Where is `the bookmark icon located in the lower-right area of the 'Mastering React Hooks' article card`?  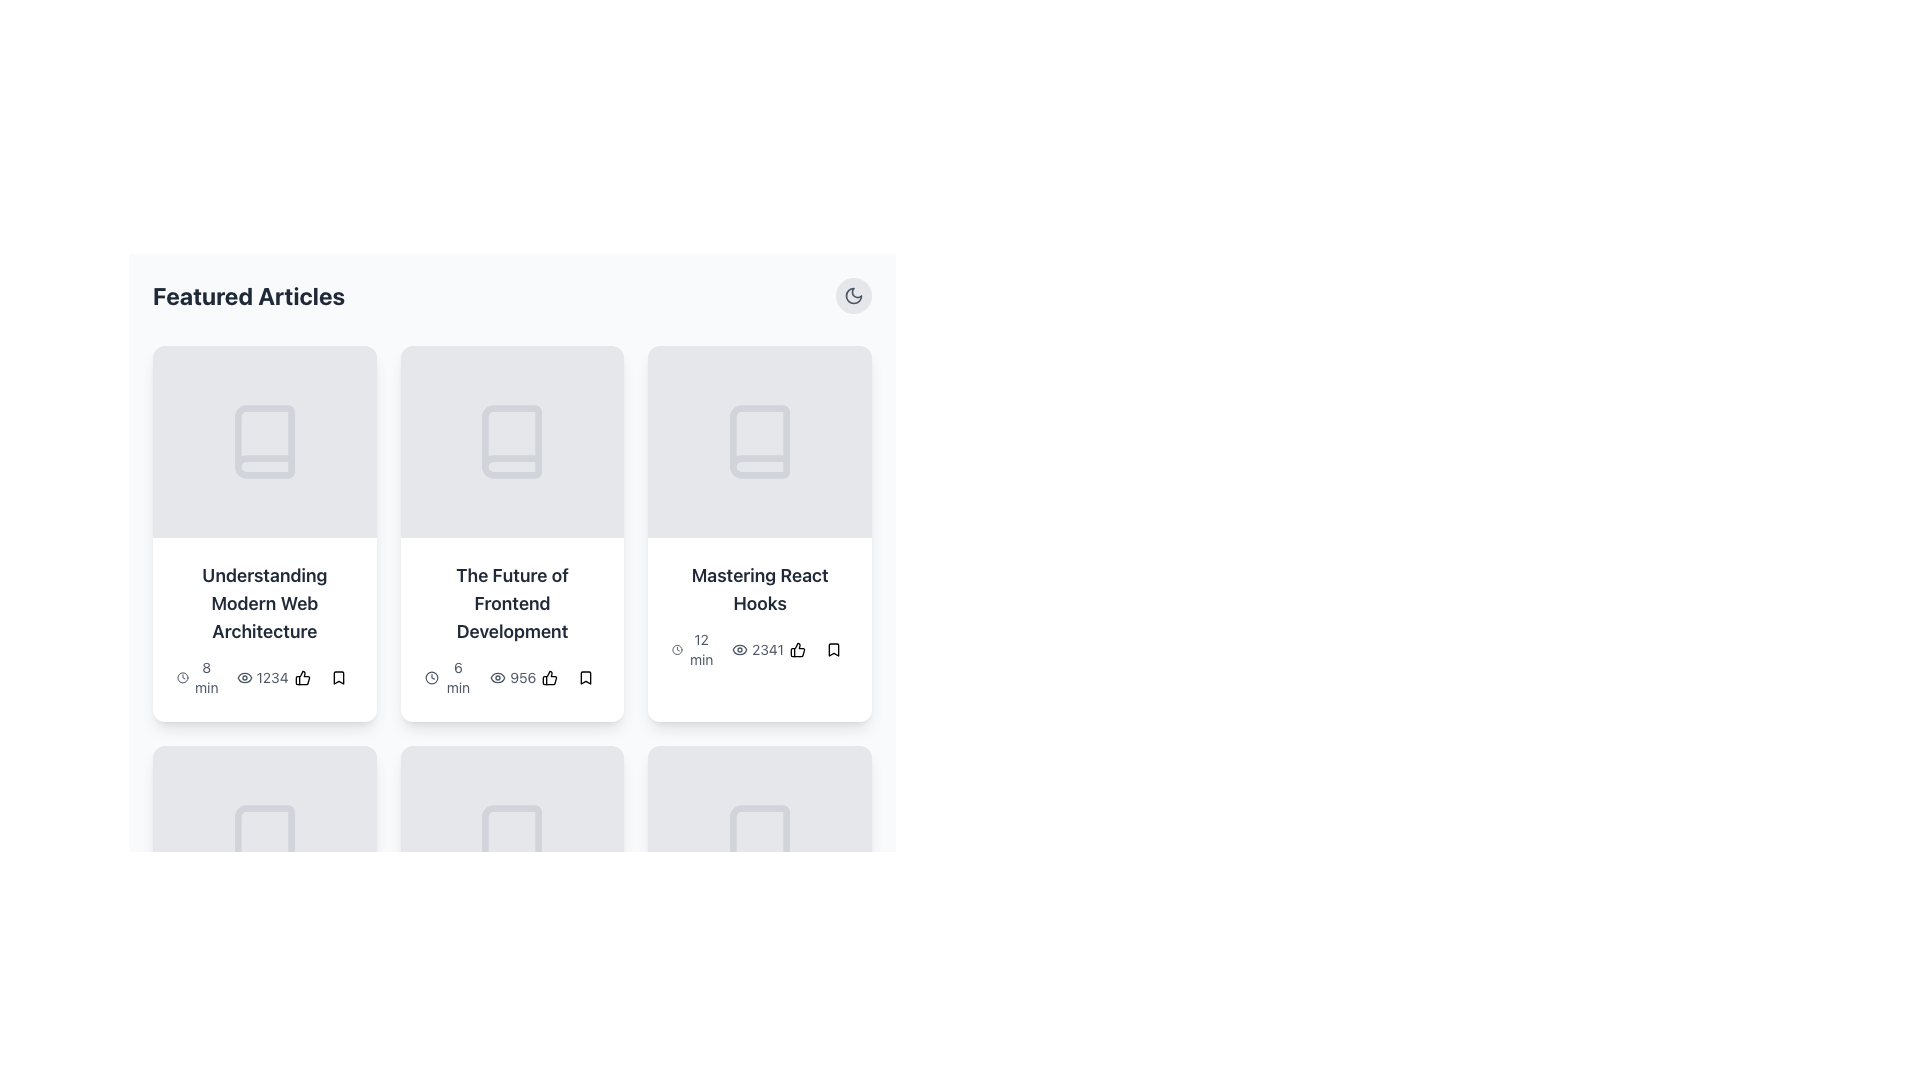
the bookmark icon located in the lower-right area of the 'Mastering React Hooks' article card is located at coordinates (834, 650).